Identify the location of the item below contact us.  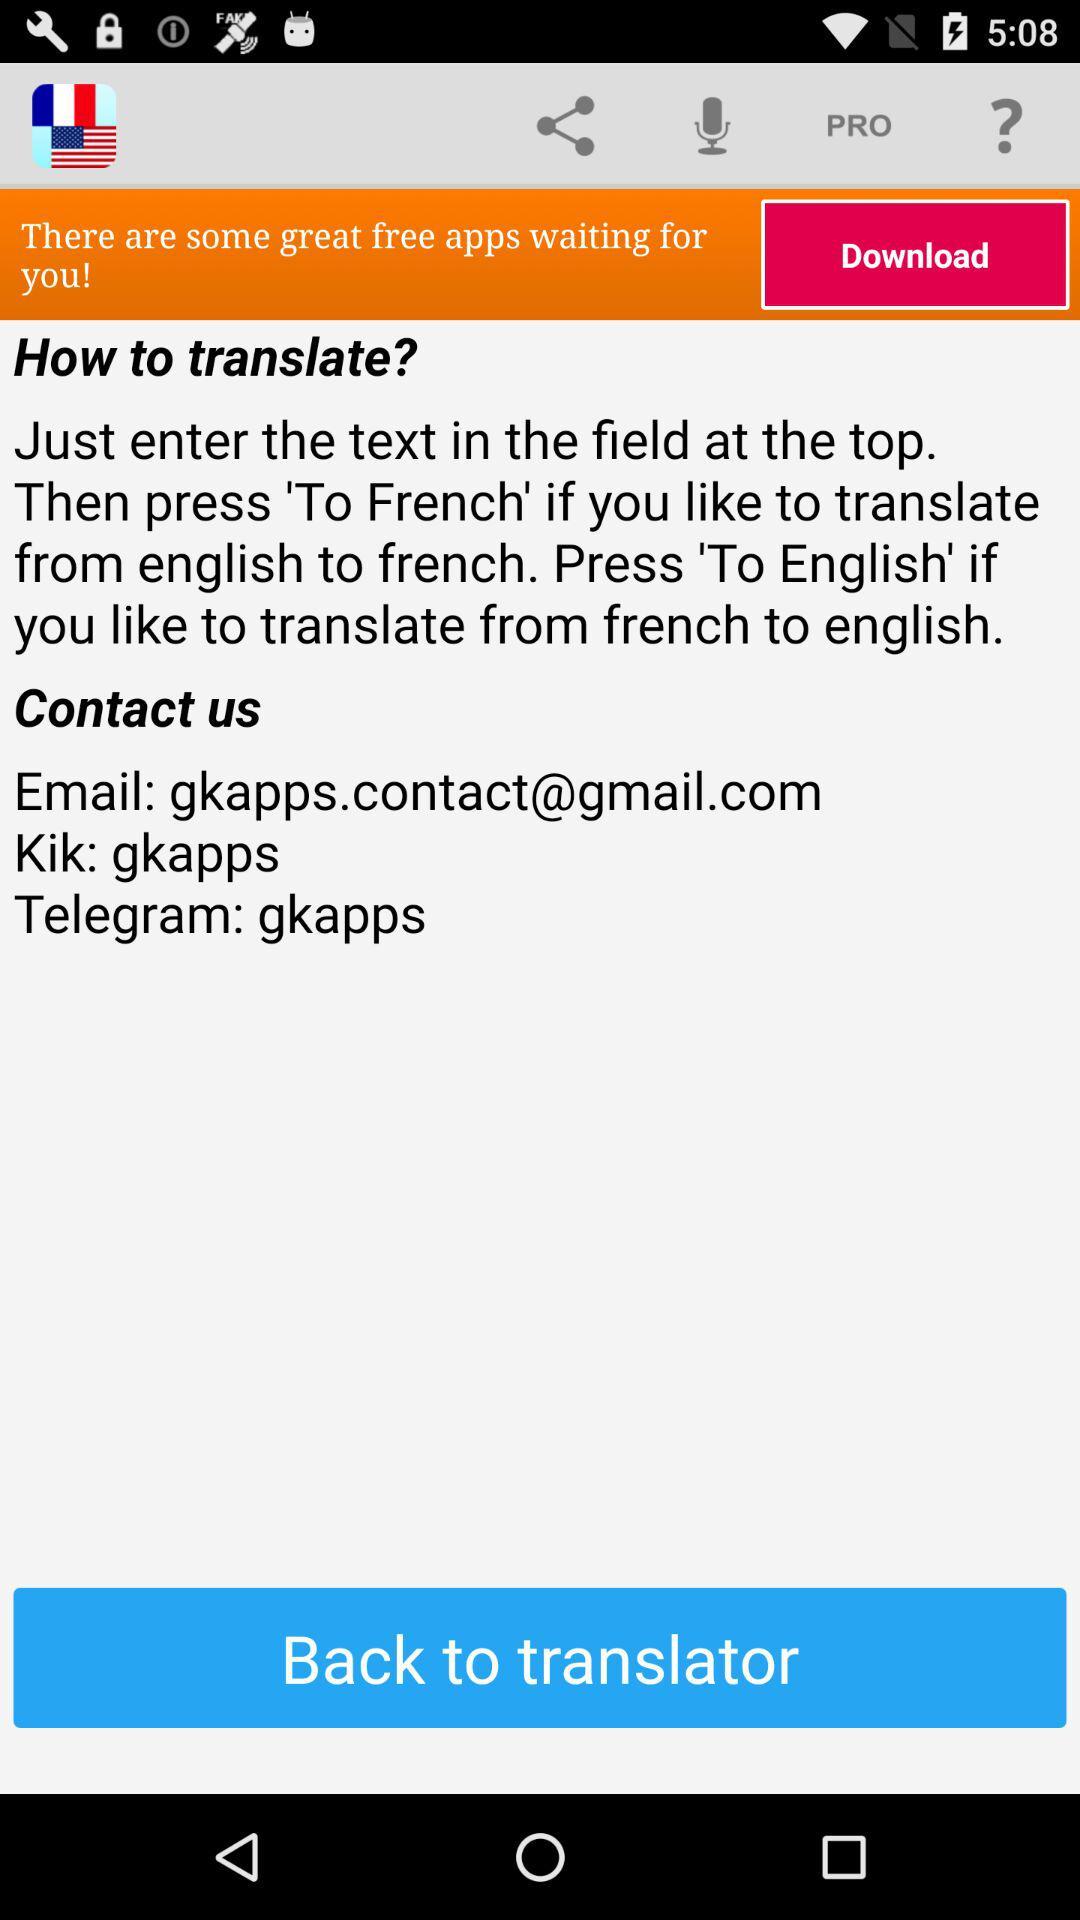
(540, 911).